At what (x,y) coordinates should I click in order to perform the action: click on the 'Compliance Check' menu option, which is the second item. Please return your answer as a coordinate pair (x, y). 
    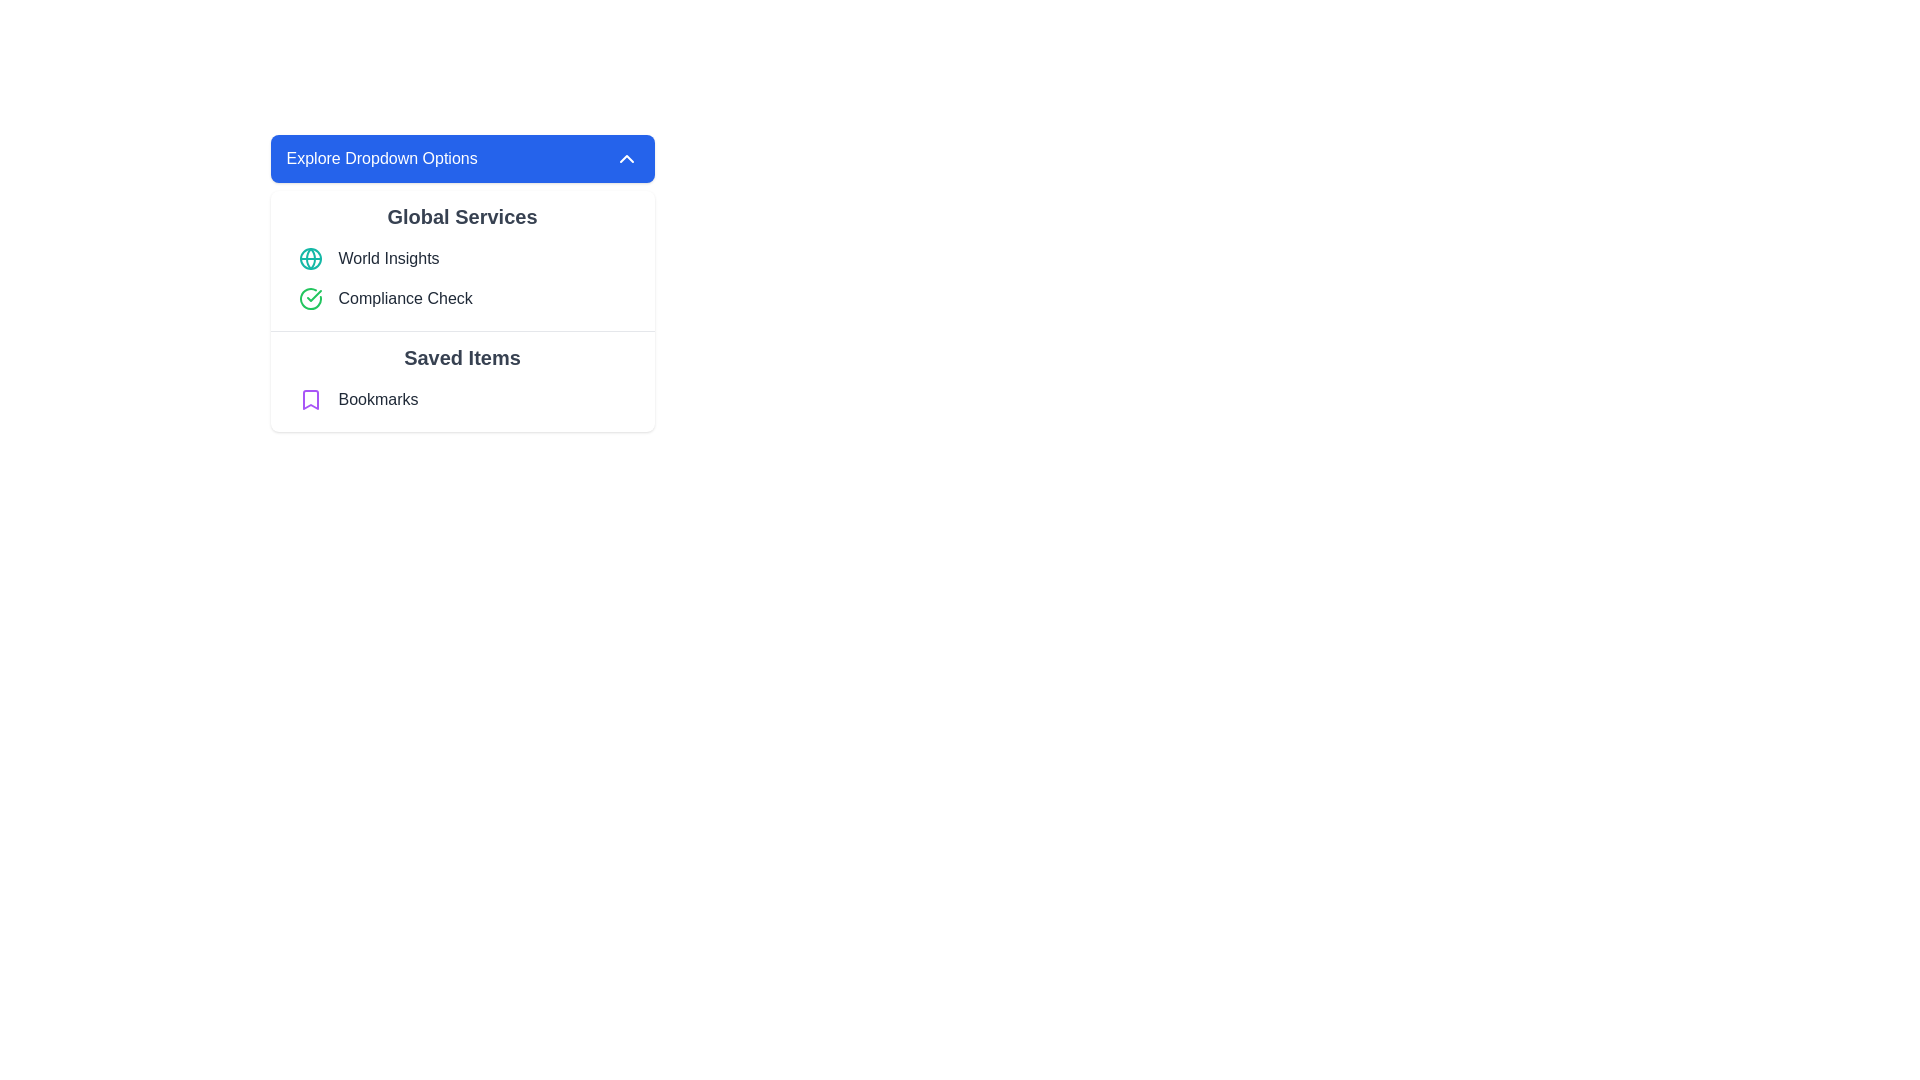
    Looking at the image, I should click on (461, 283).